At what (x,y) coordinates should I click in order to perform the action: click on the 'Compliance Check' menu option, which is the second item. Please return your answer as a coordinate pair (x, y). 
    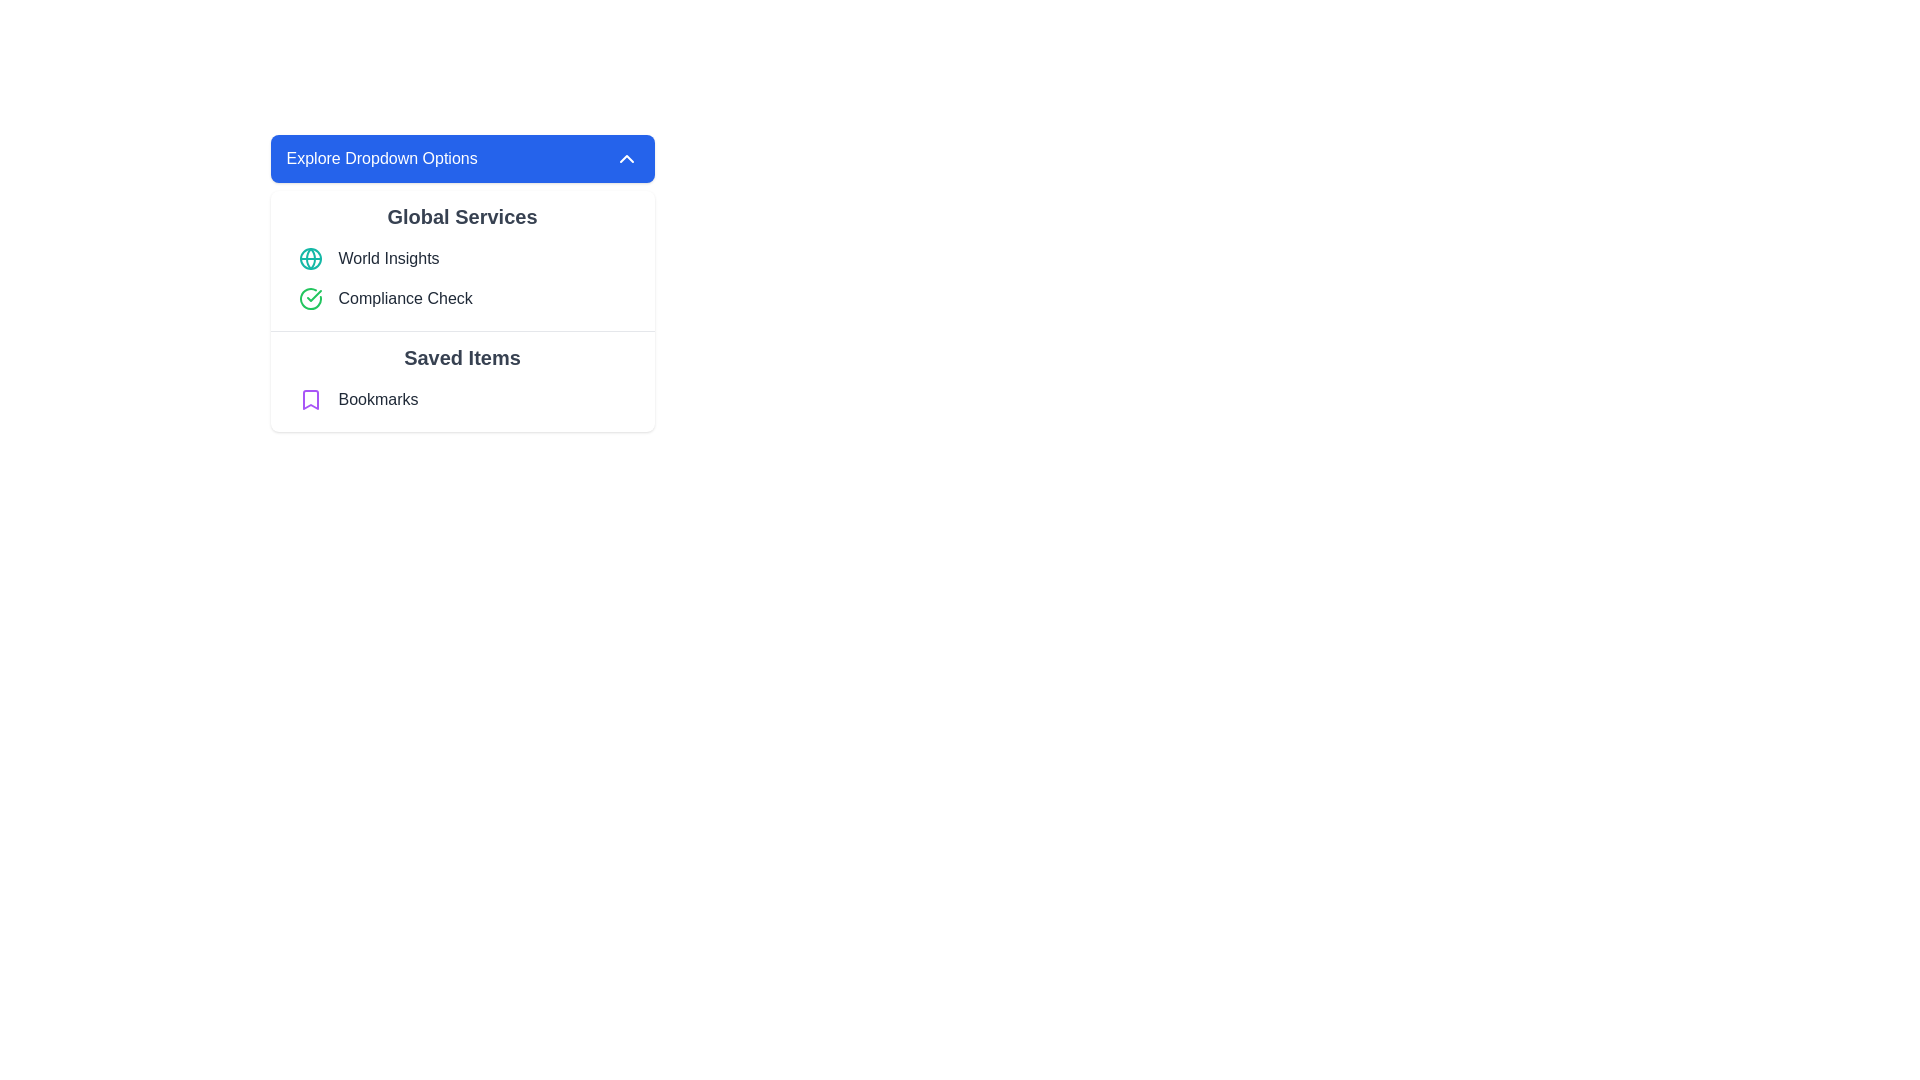
    Looking at the image, I should click on (461, 283).